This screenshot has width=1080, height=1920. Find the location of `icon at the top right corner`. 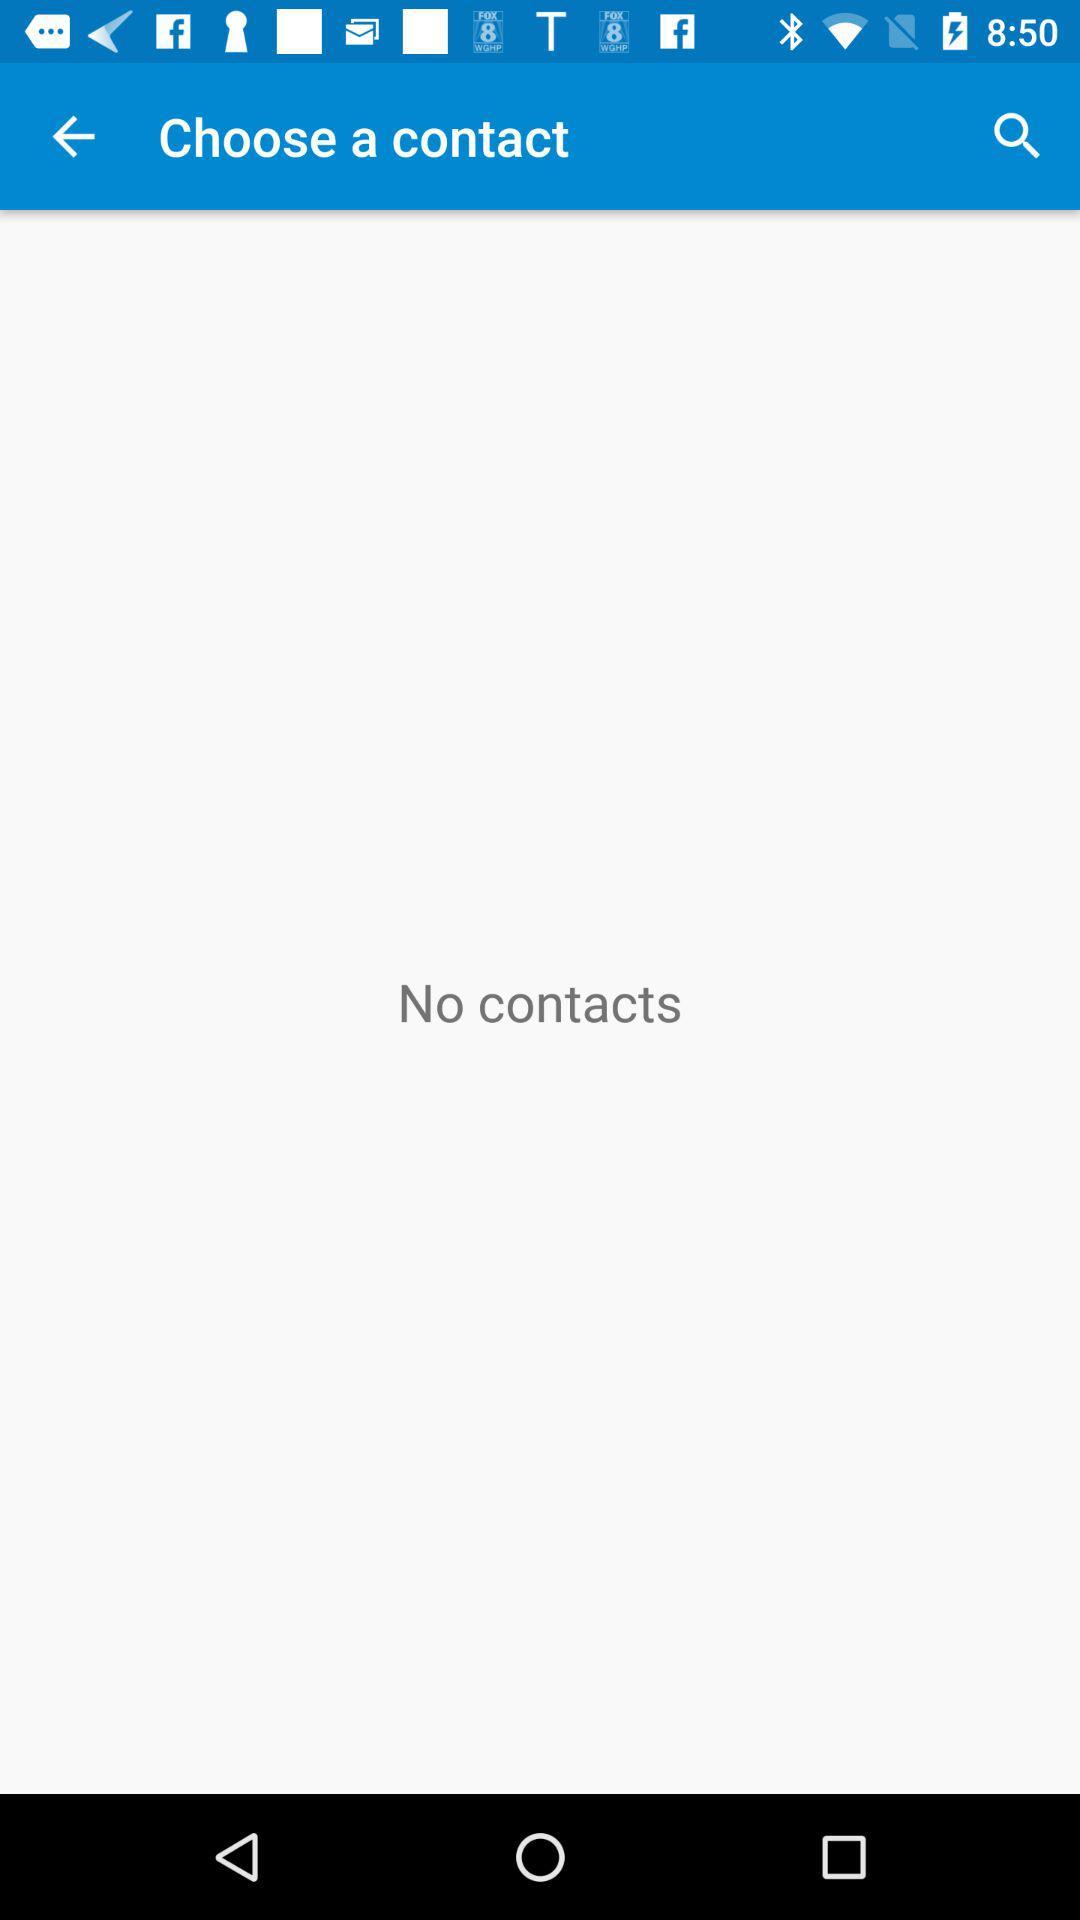

icon at the top right corner is located at coordinates (1017, 135).